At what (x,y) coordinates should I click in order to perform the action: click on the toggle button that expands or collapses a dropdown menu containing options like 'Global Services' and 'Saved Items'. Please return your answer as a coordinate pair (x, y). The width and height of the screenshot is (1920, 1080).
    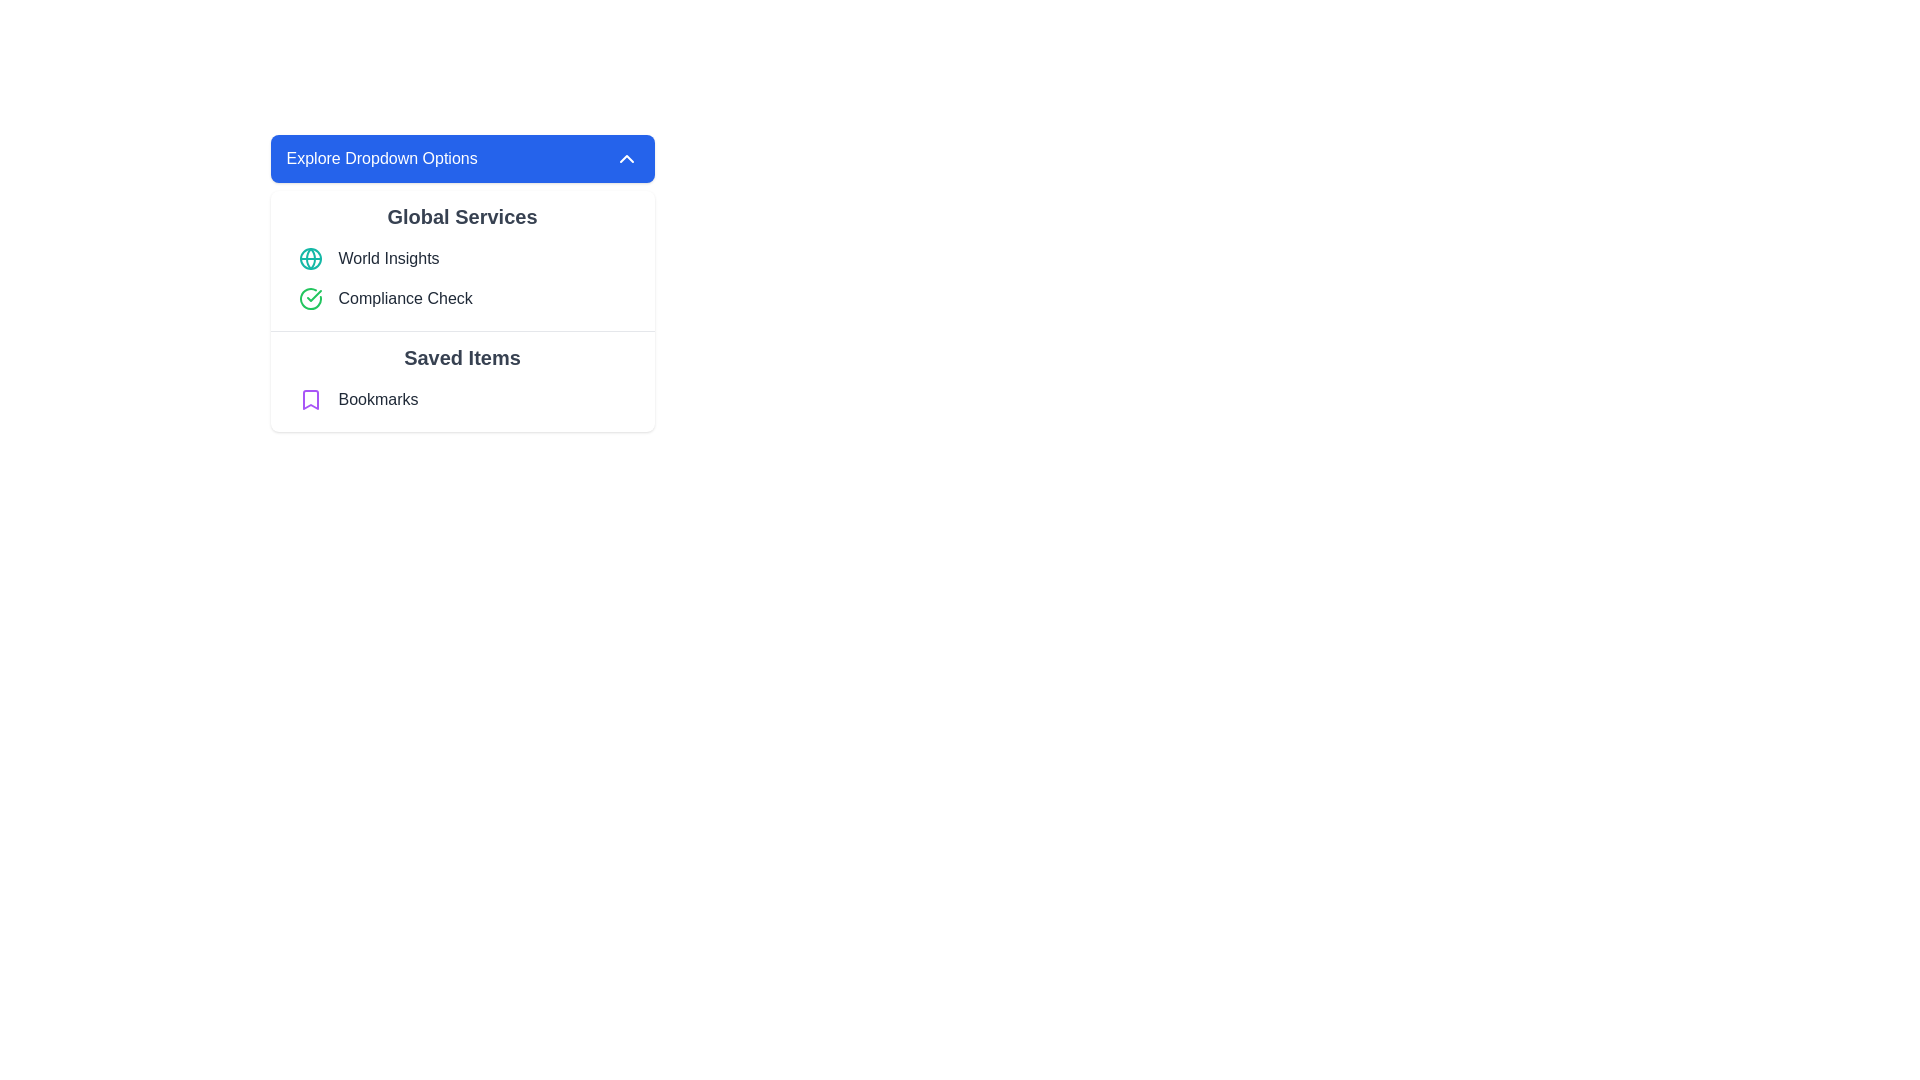
    Looking at the image, I should click on (461, 157).